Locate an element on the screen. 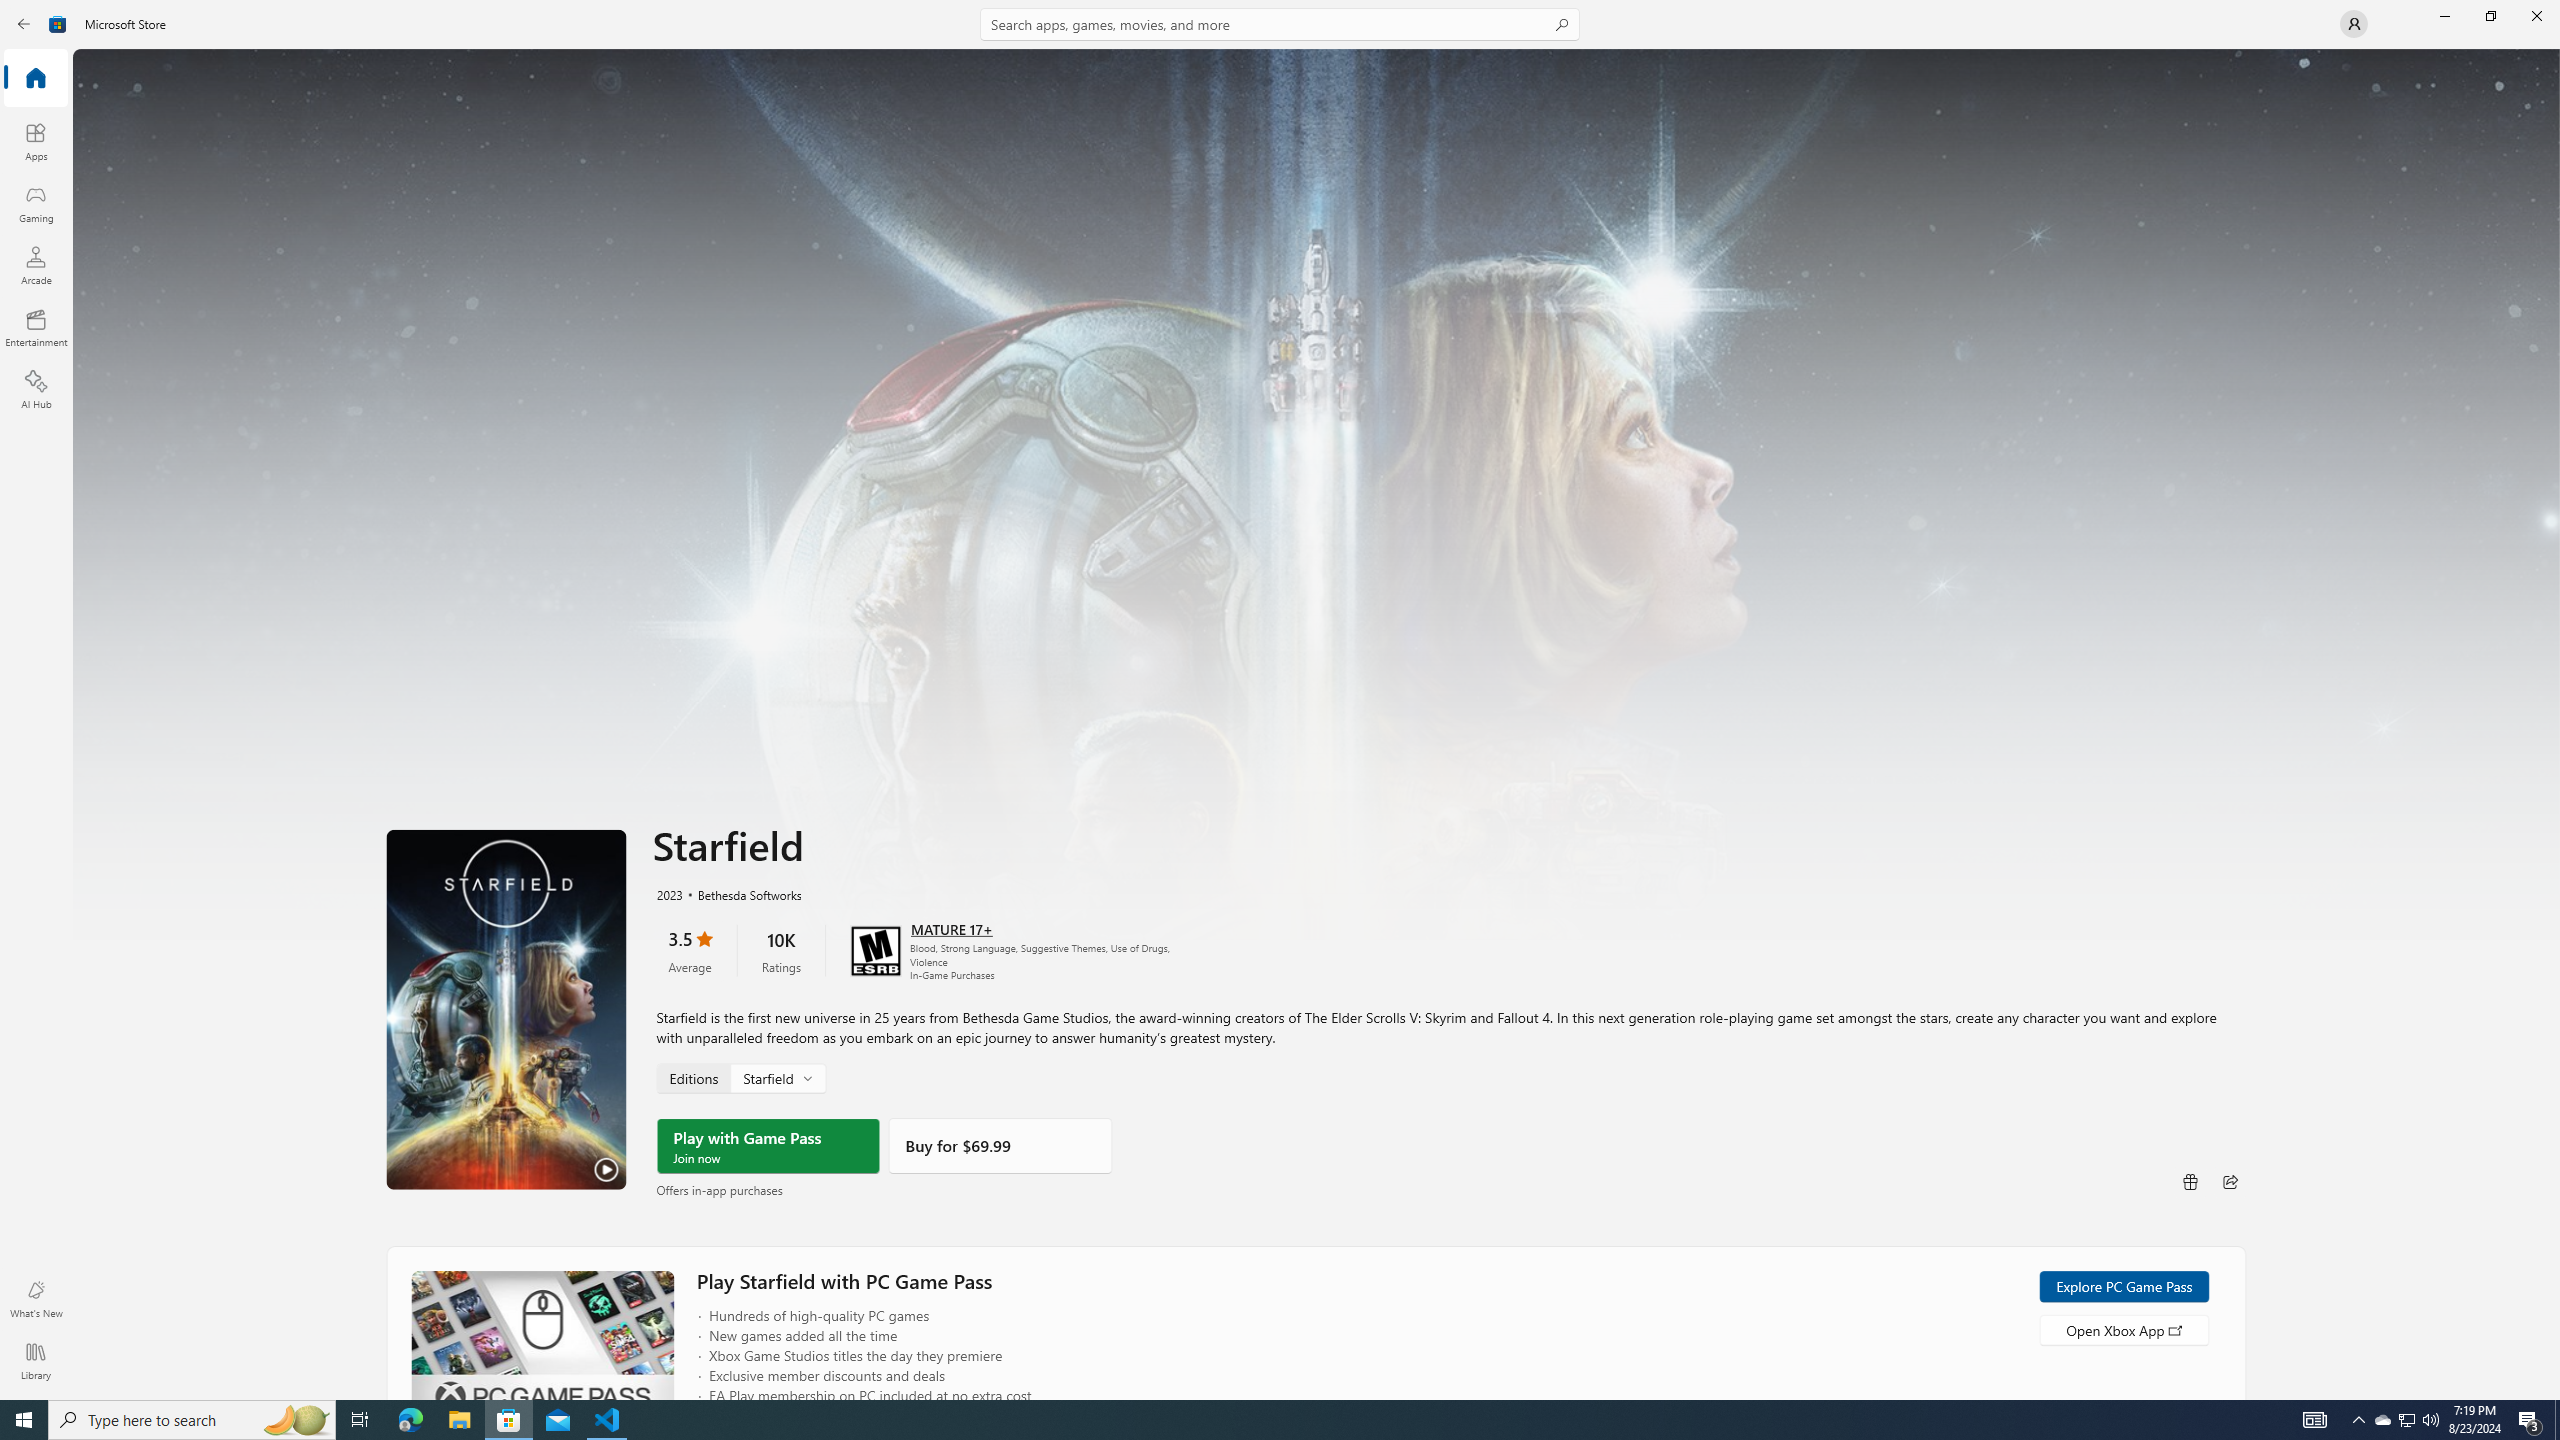 The height and width of the screenshot is (1440, 2560). 'Age rating: MATURE 17+. Click for more information.' is located at coordinates (950, 927).